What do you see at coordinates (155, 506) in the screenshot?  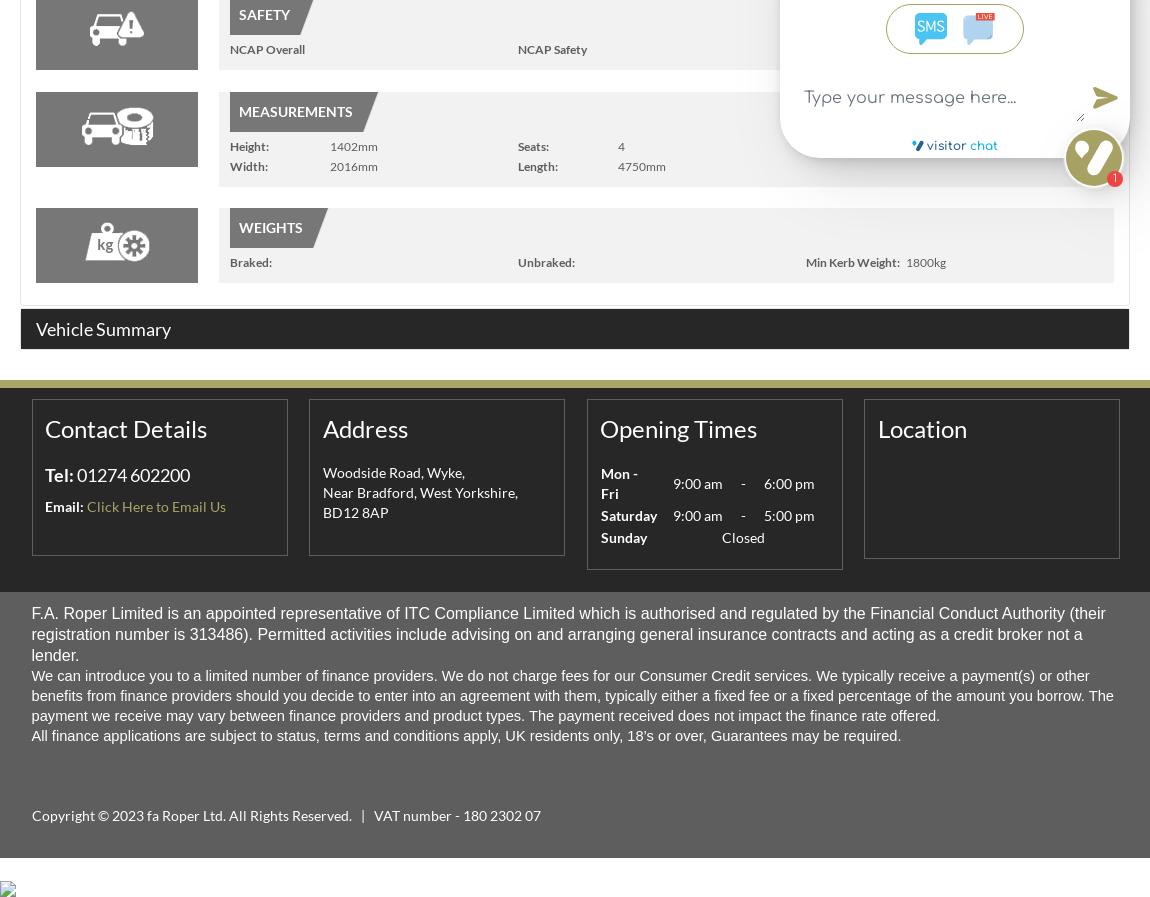 I see `'Click Here to Email Us'` at bounding box center [155, 506].